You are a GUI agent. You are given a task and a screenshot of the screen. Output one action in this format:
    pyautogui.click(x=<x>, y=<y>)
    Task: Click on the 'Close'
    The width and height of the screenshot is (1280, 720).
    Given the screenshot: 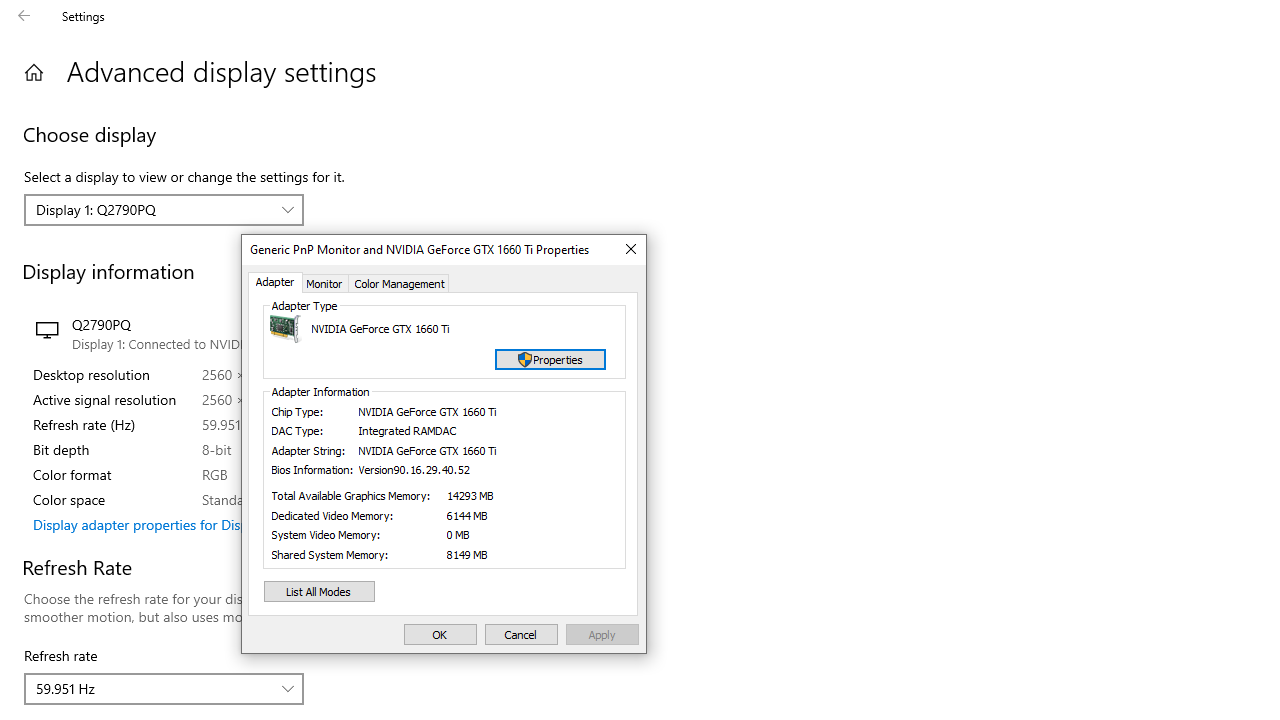 What is the action you would take?
    pyautogui.click(x=628, y=248)
    